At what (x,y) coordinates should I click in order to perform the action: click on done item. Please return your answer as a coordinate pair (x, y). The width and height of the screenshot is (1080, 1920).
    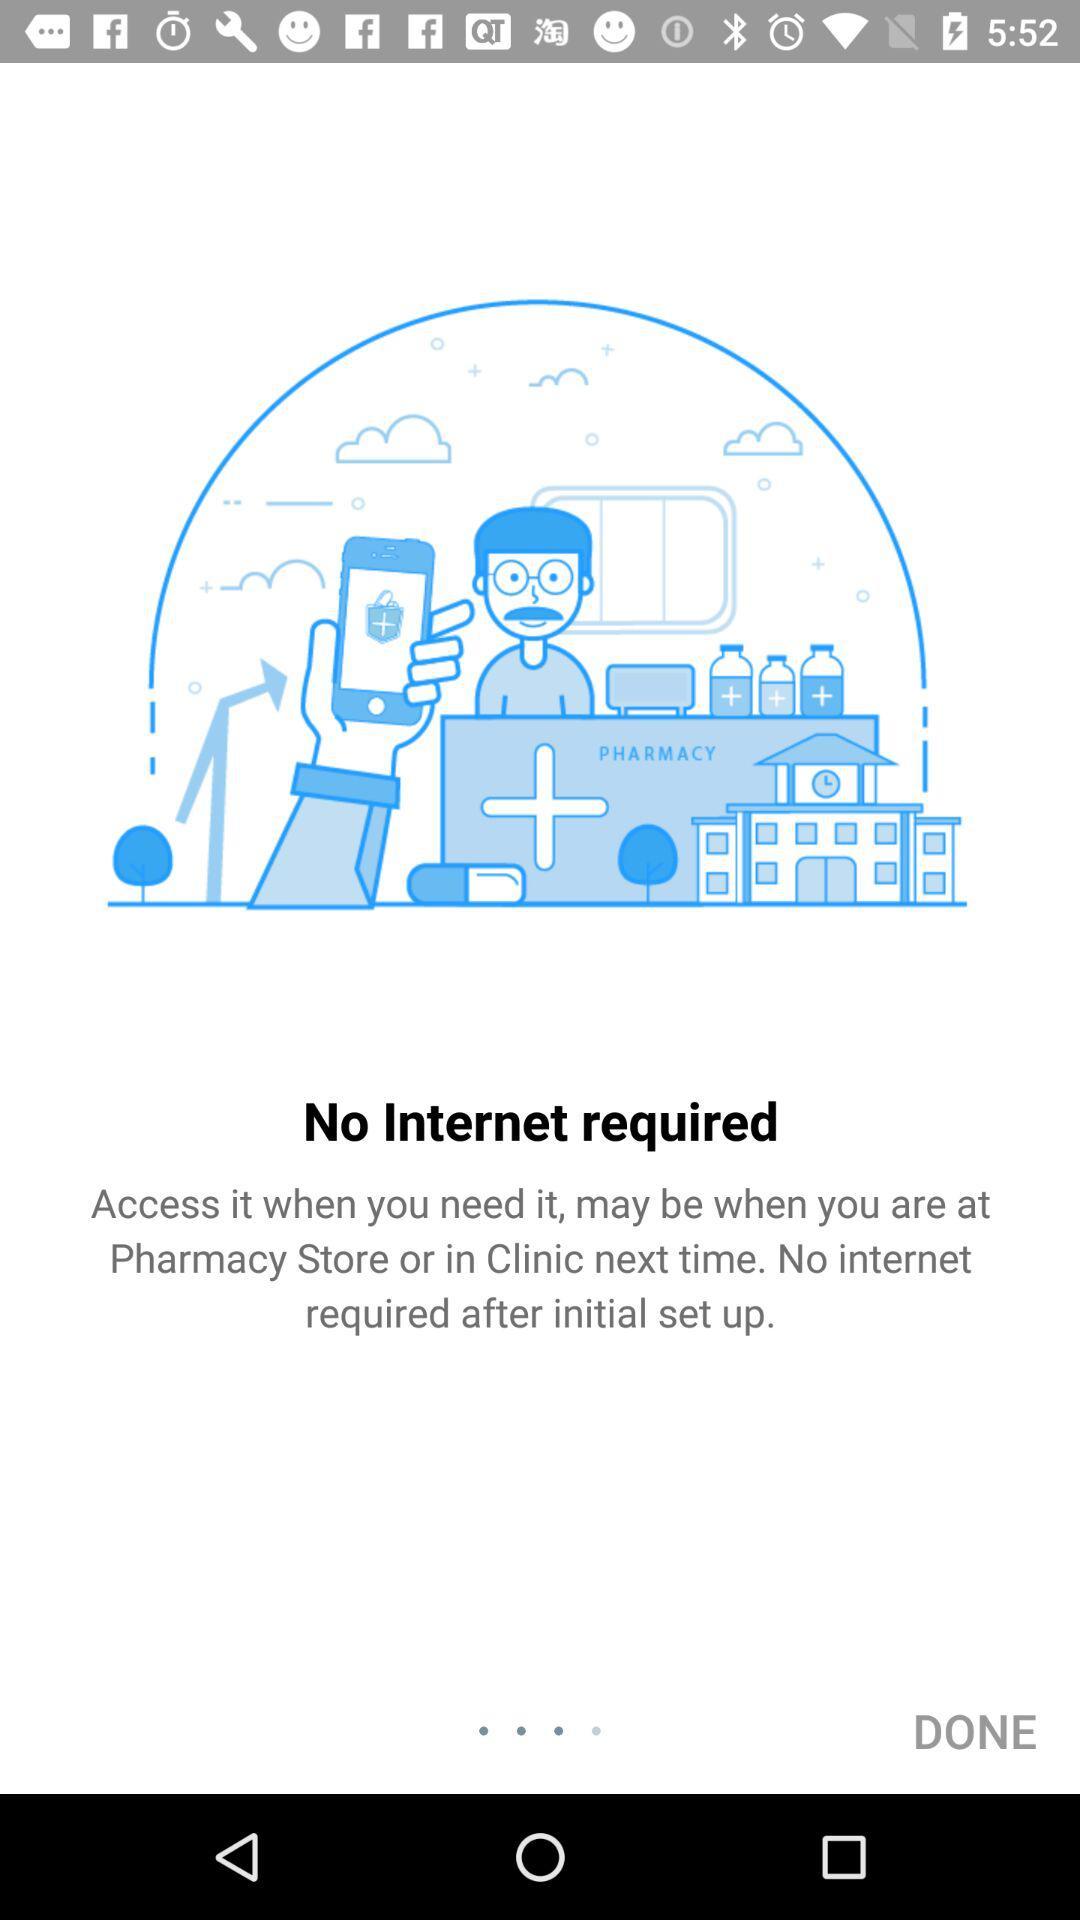
    Looking at the image, I should click on (974, 1730).